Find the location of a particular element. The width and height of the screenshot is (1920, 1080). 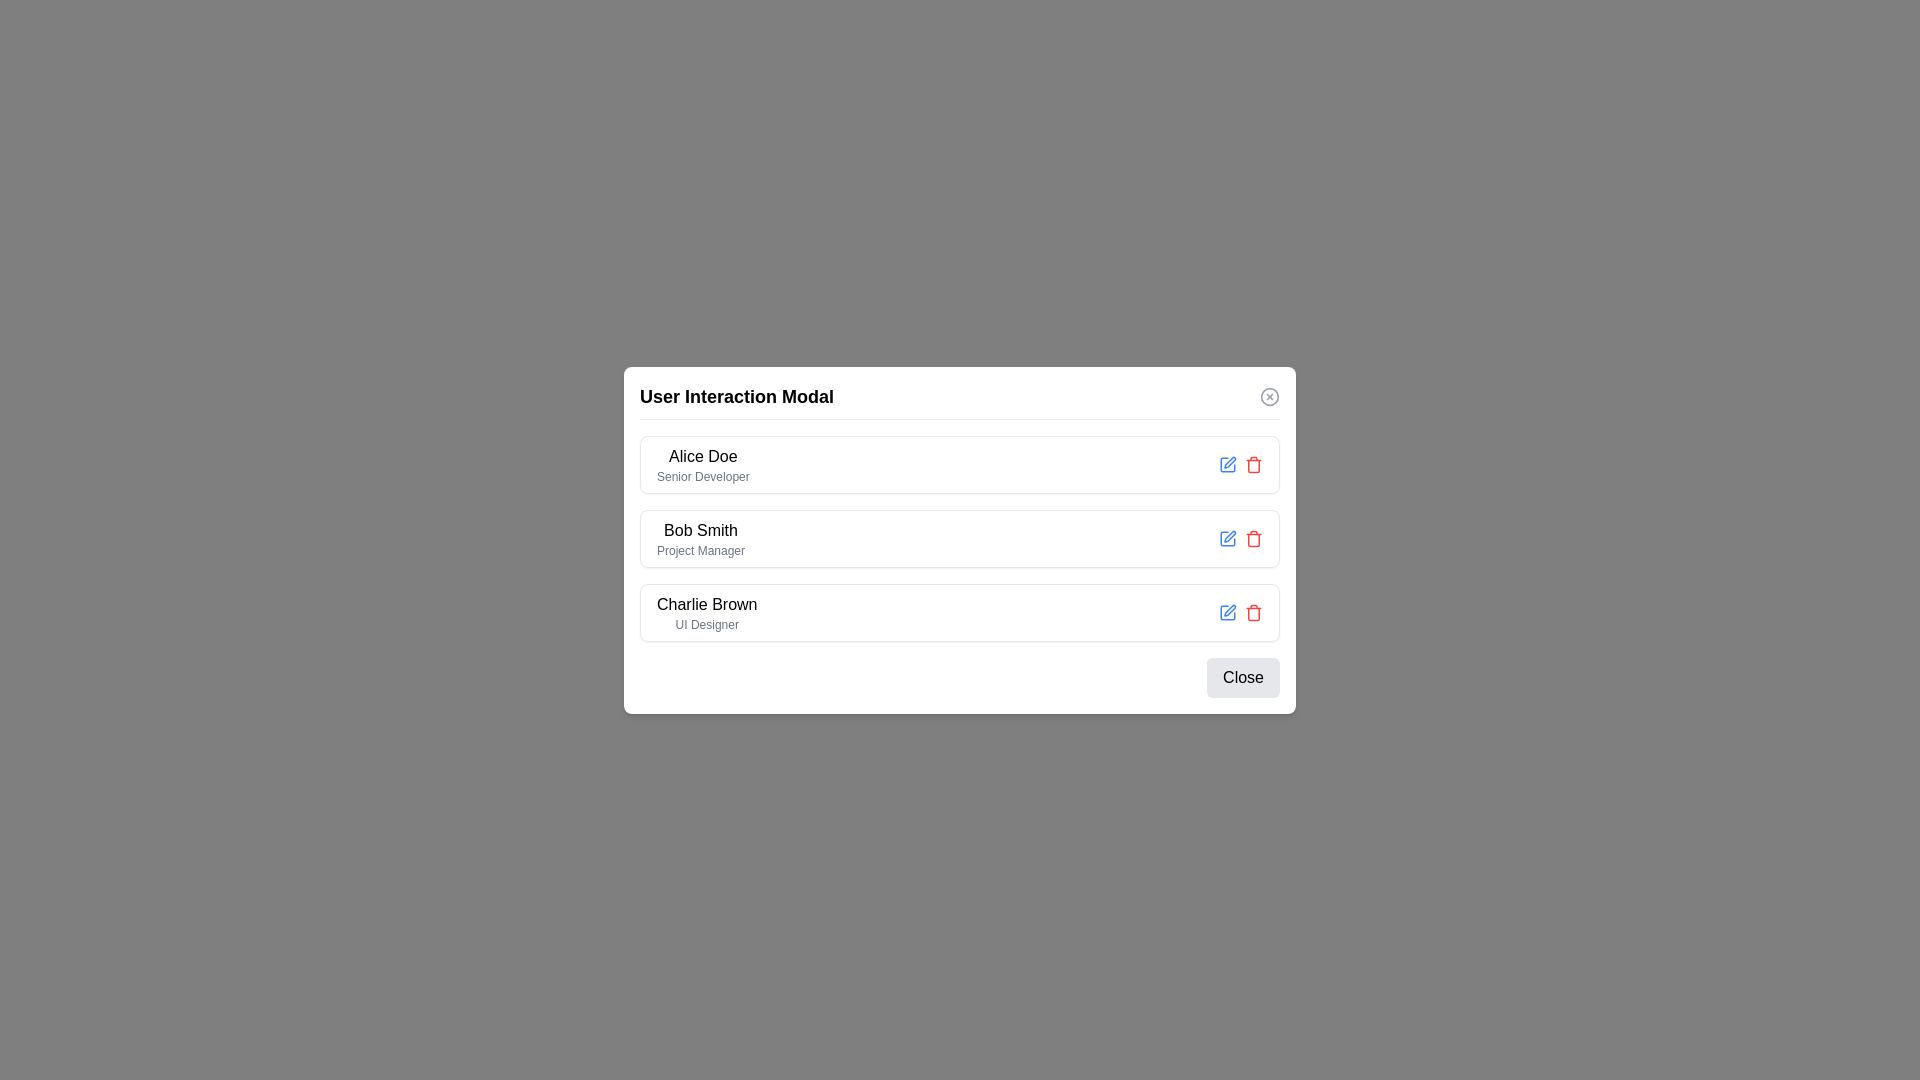

the trash can icon button located in the top-right area of the 'User Interaction Modal' is located at coordinates (1252, 463).